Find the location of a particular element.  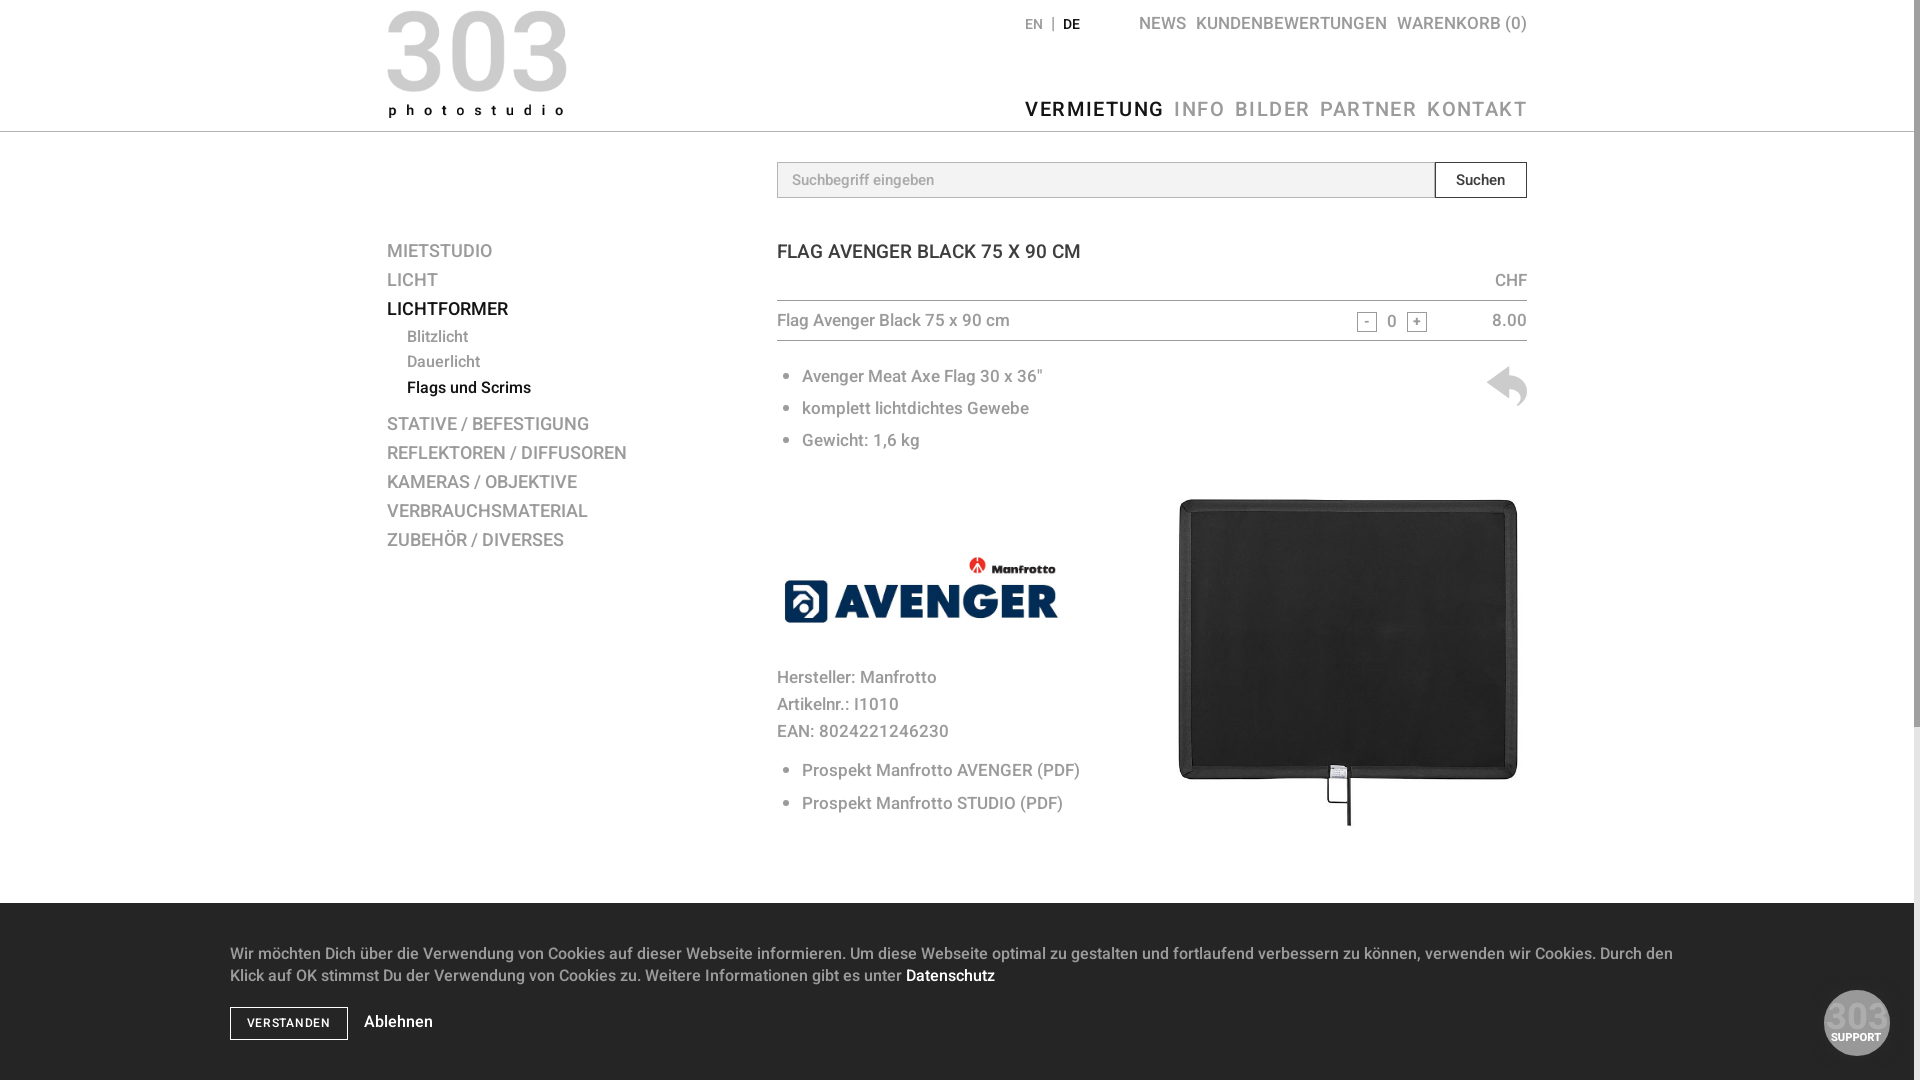

'Prospekt Manfrotto AVENGER (PDF)' is located at coordinates (939, 769).